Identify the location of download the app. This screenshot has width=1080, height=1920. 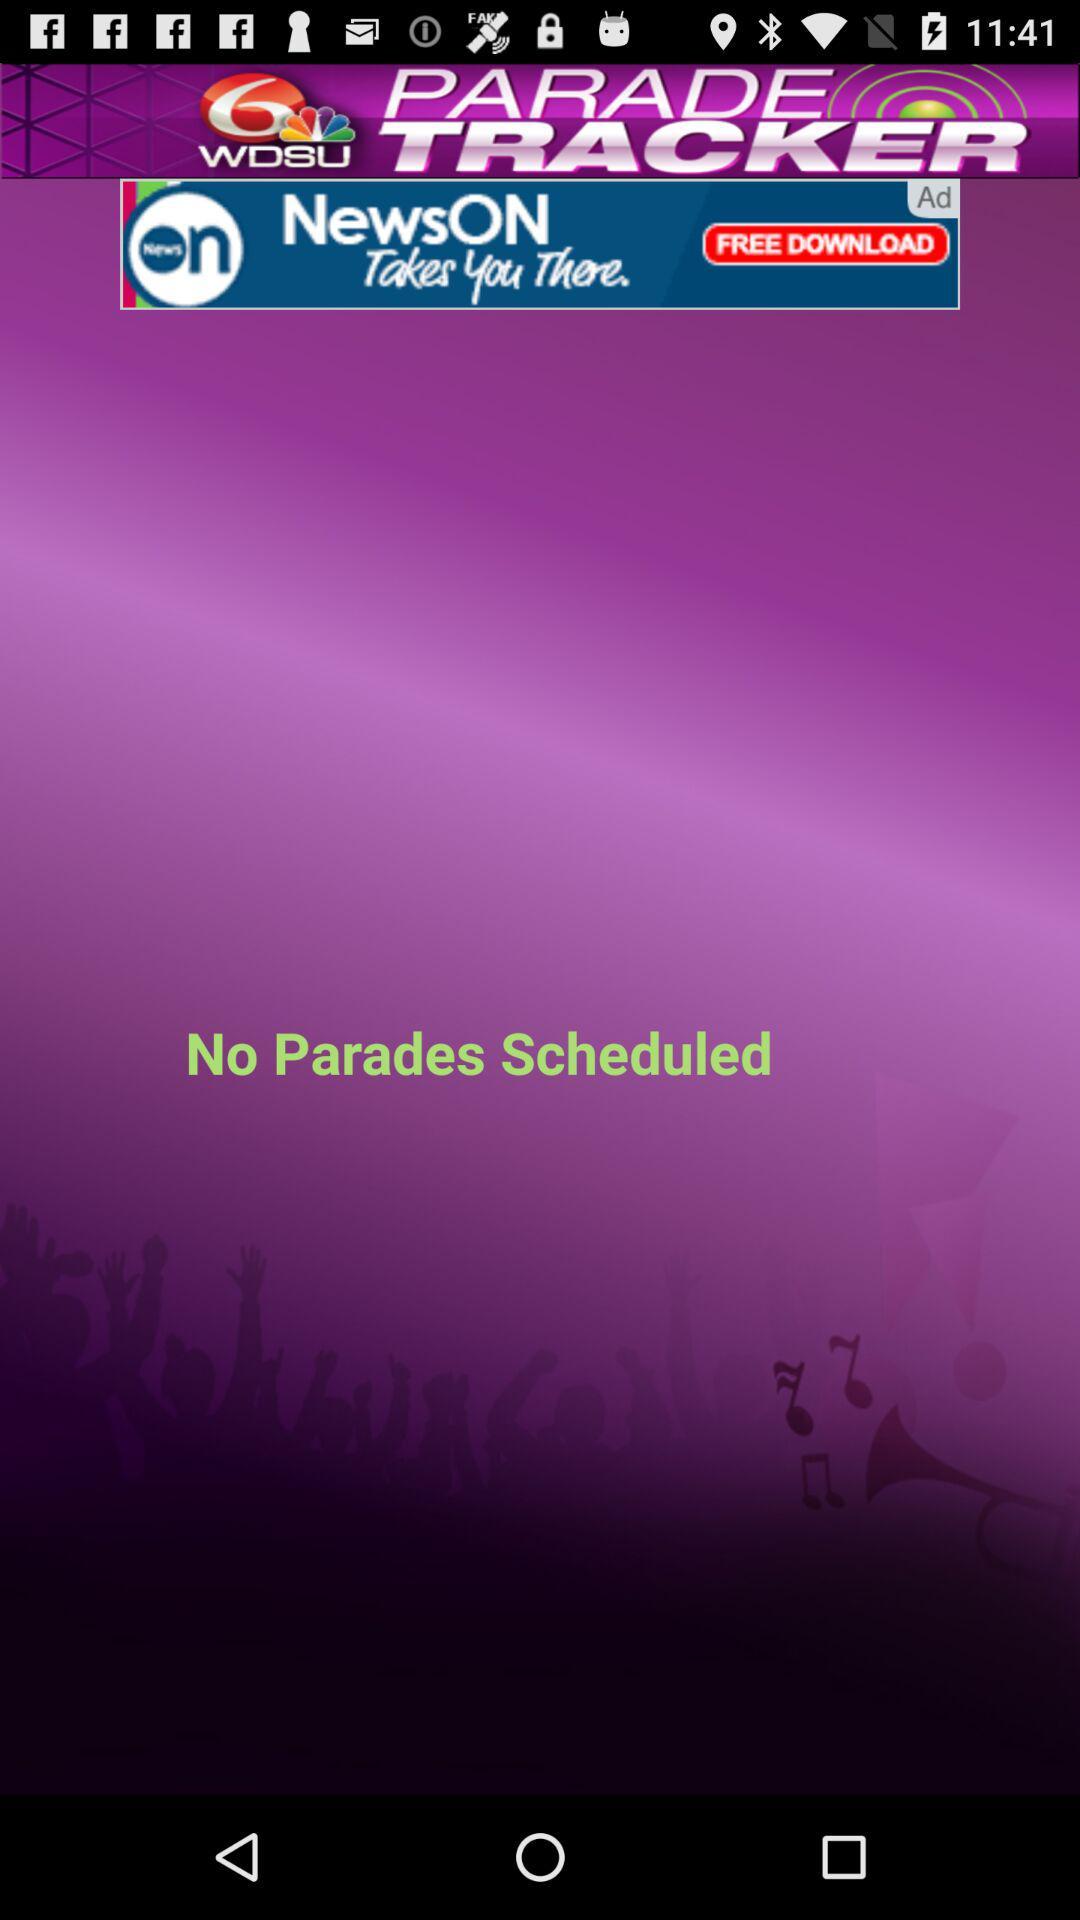
(540, 243).